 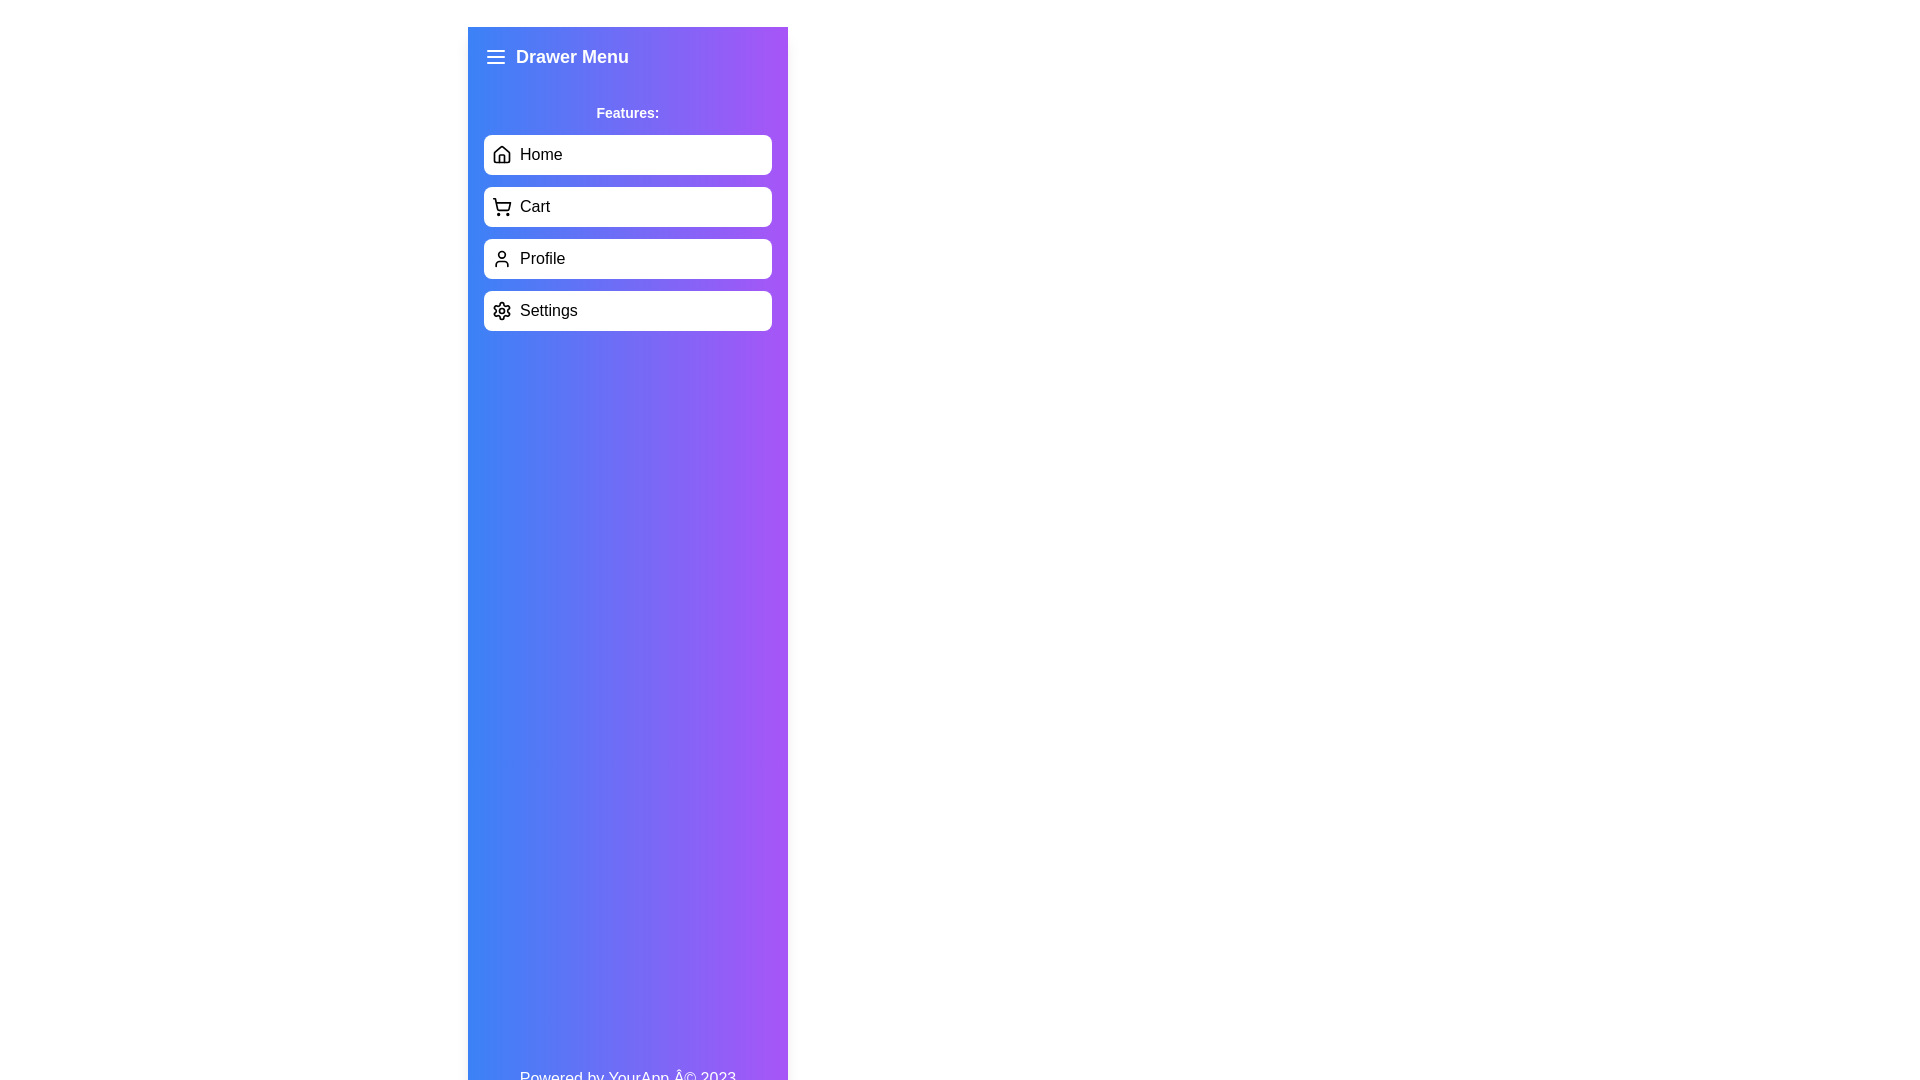 What do you see at coordinates (502, 311) in the screenshot?
I see `the Settings icon in the drawer menu` at bounding box center [502, 311].